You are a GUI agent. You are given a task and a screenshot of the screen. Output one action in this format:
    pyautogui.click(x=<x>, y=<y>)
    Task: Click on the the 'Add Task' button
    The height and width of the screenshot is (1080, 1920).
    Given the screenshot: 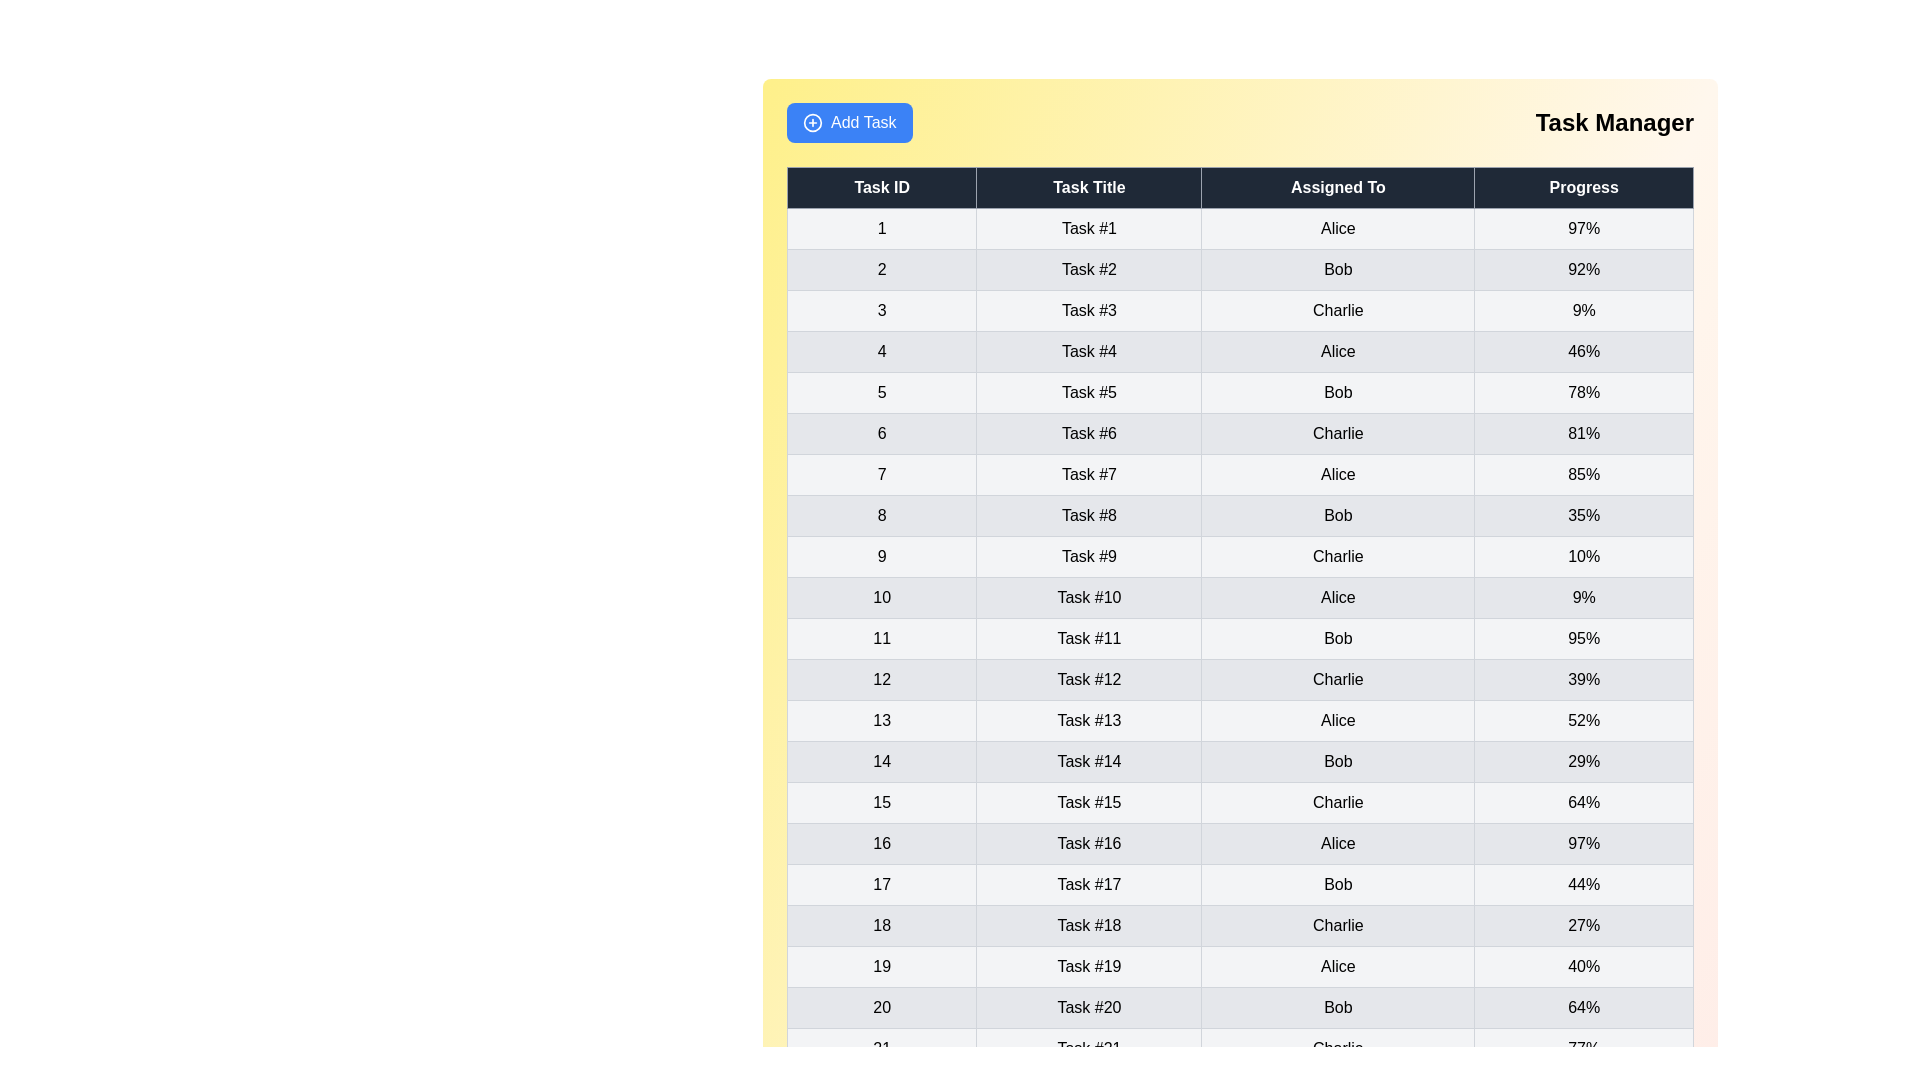 What is the action you would take?
    pyautogui.click(x=849, y=123)
    